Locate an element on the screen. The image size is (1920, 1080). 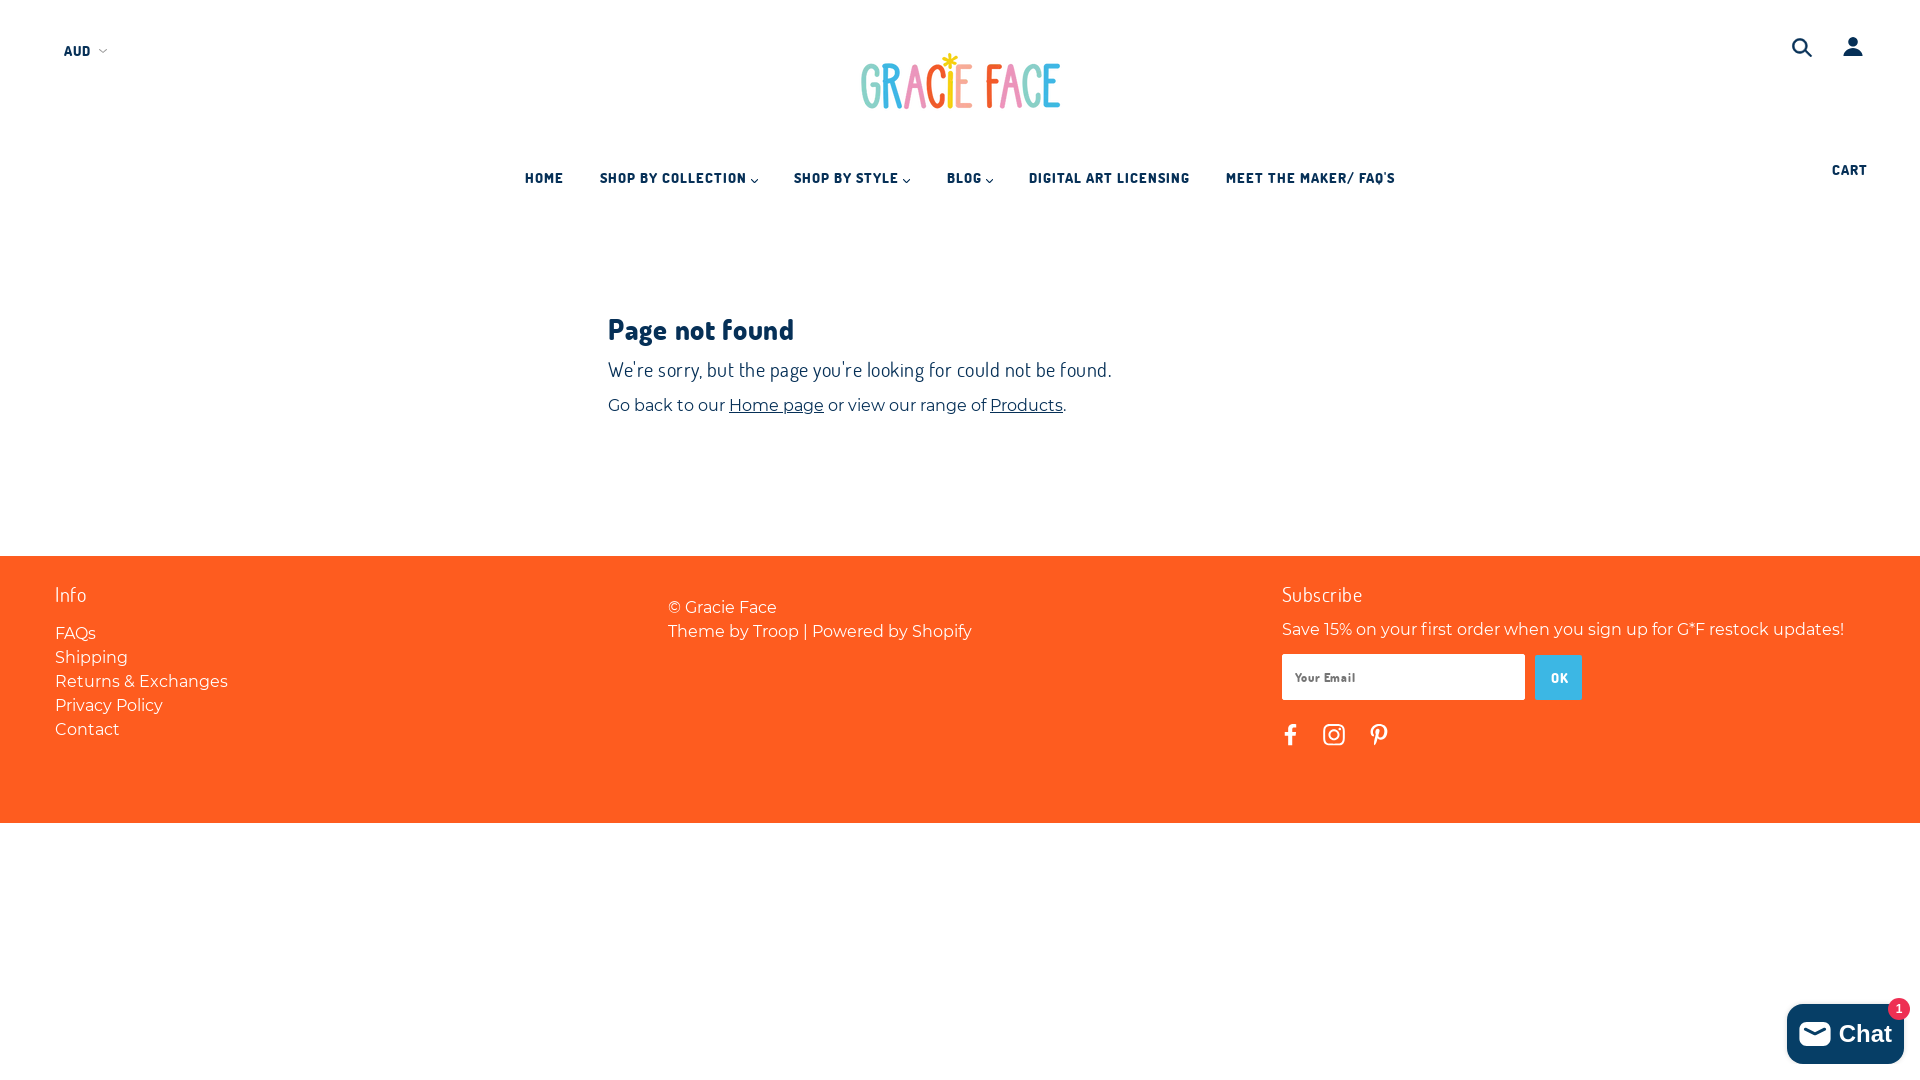
'DIGITAL ART LICENSING' is located at coordinates (1108, 185).